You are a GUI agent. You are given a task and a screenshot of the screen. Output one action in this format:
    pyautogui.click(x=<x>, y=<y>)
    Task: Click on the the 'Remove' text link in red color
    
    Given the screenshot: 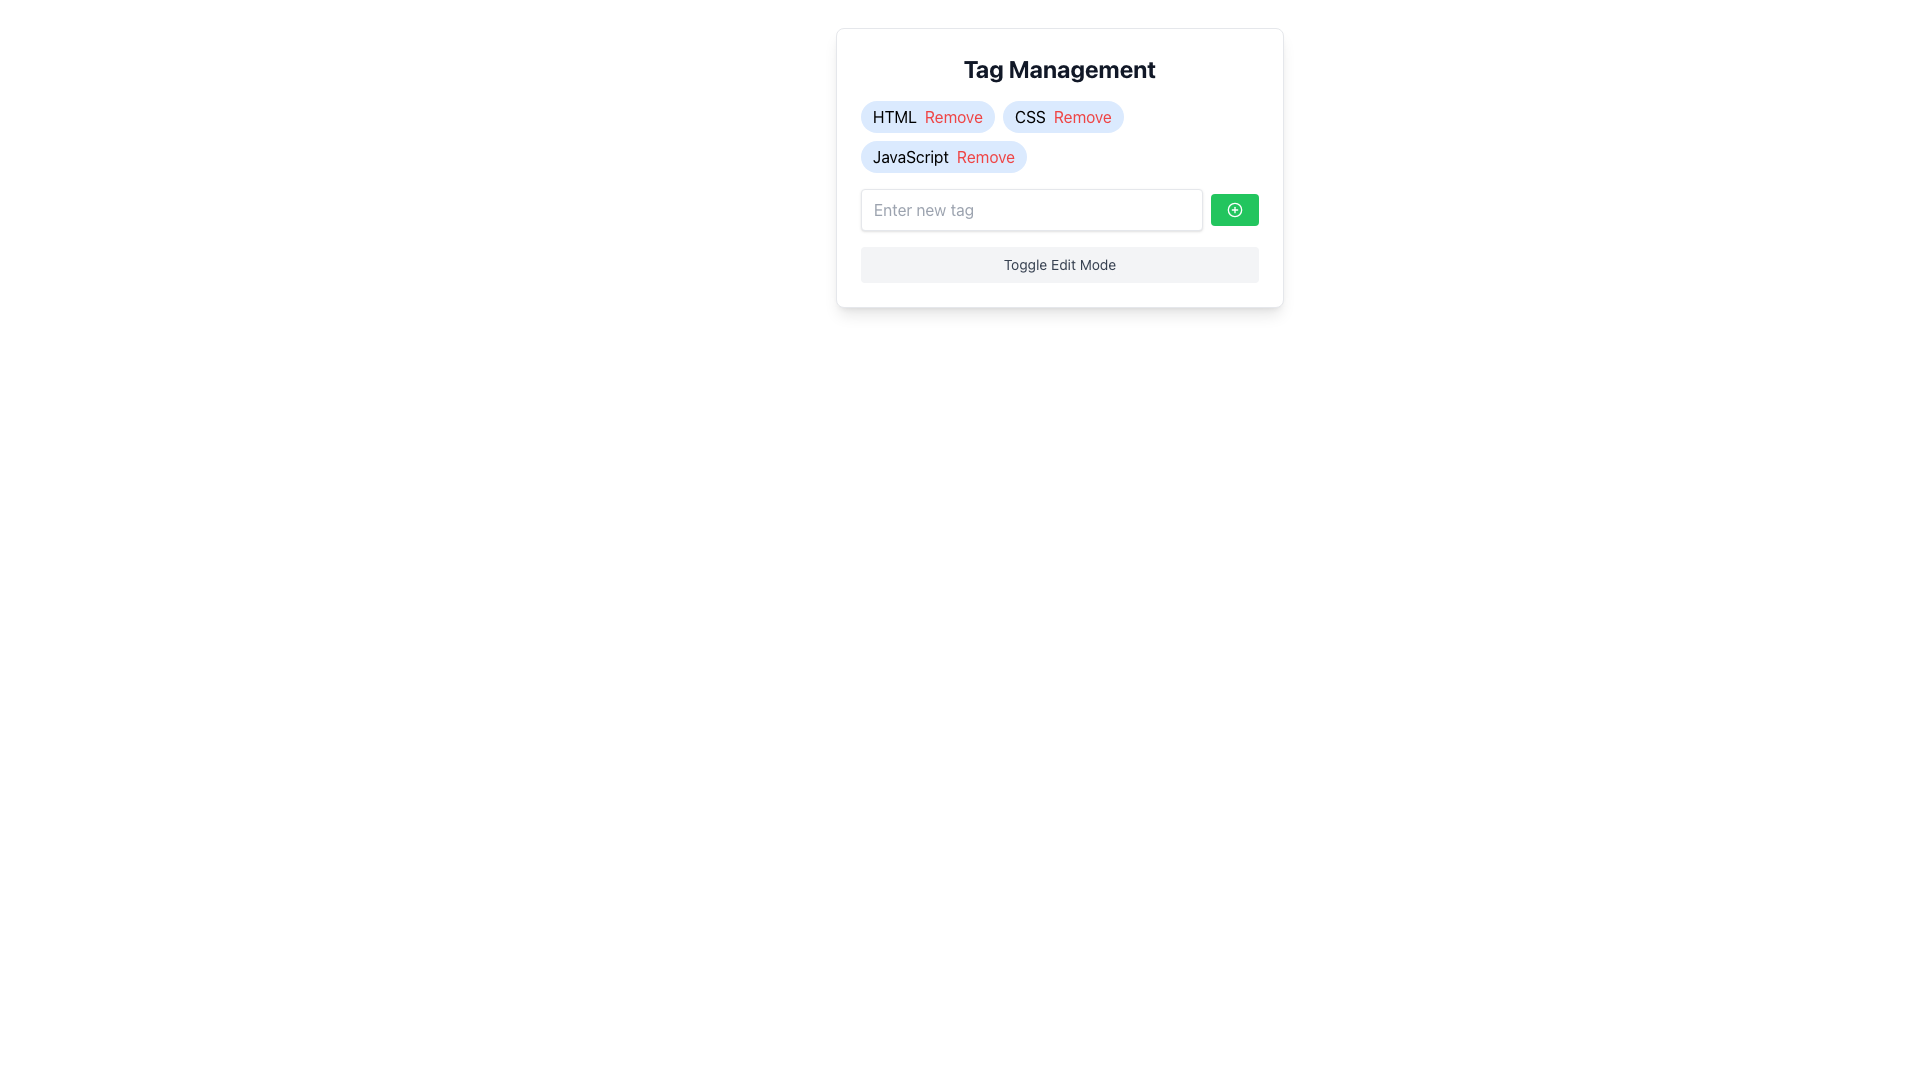 What is the action you would take?
    pyautogui.click(x=952, y=116)
    